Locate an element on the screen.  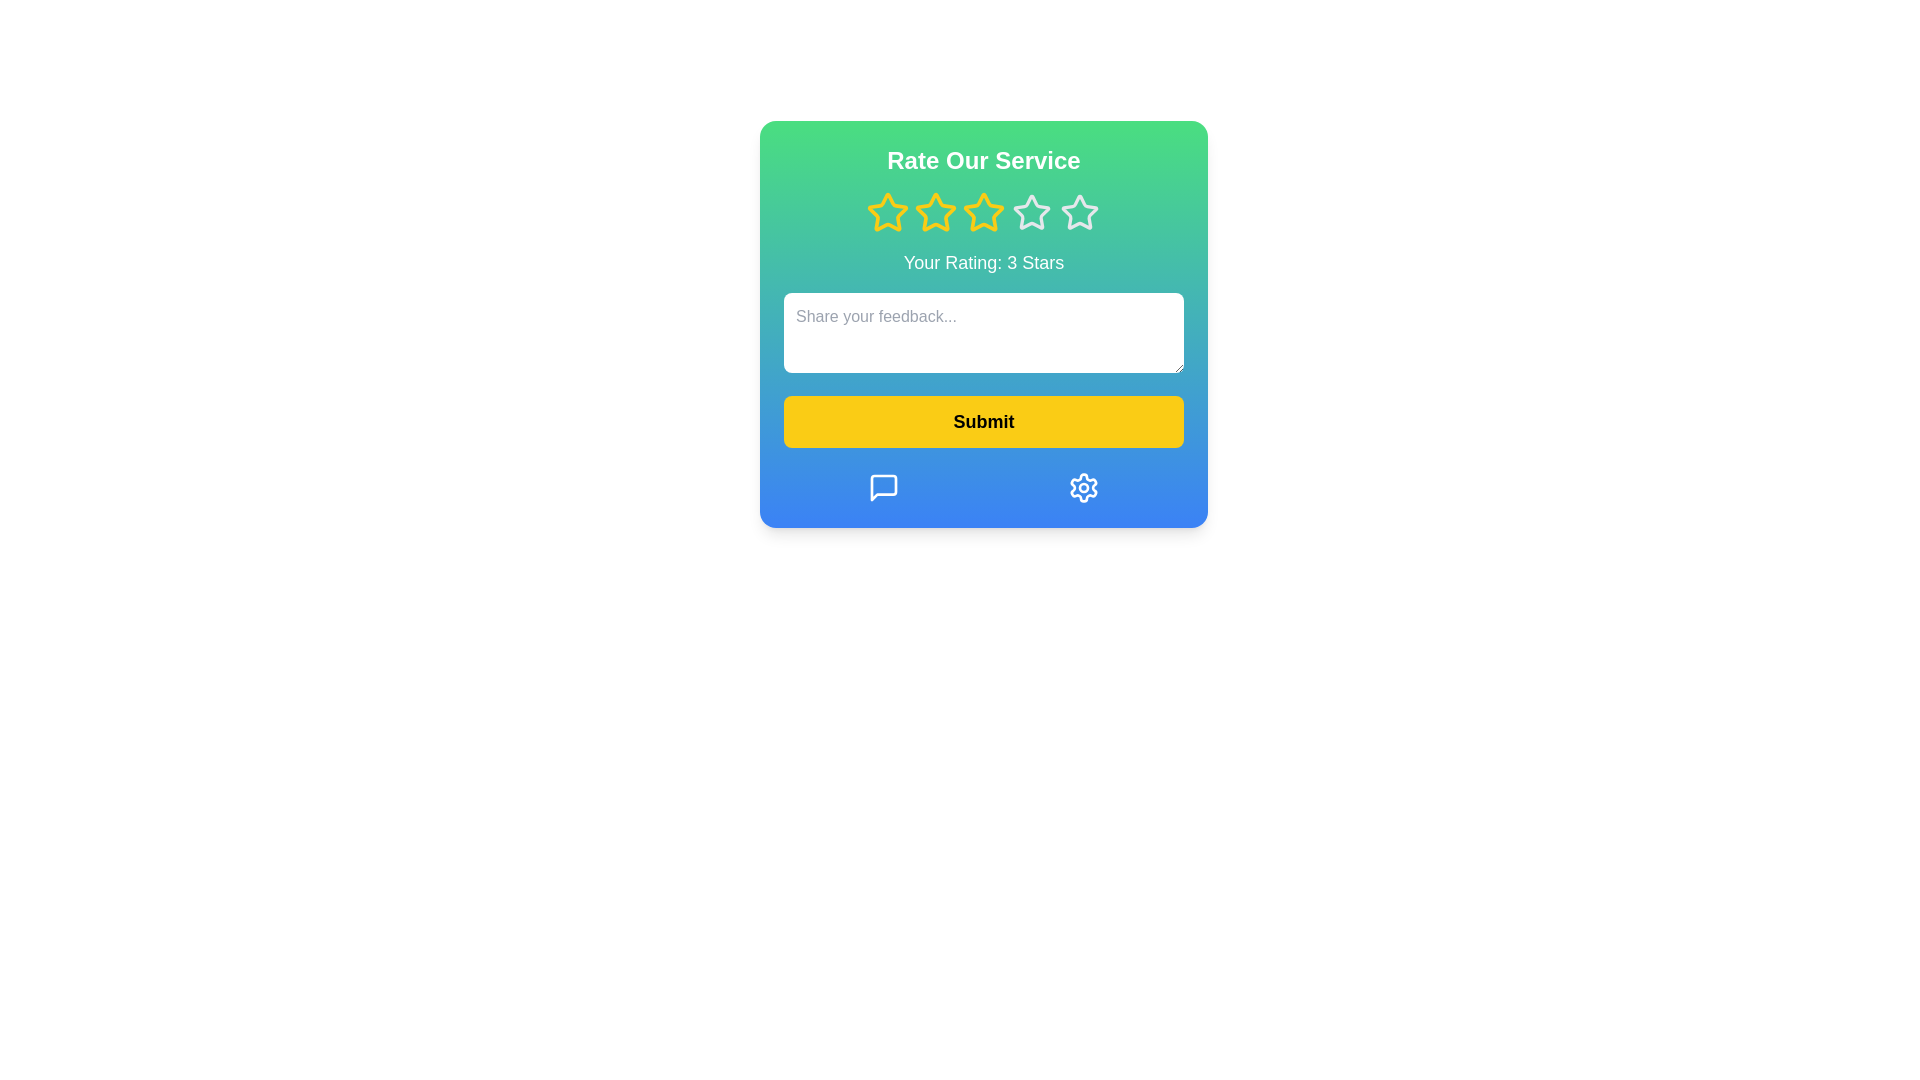
the fourth star in the interactive rating star component is located at coordinates (1078, 212).